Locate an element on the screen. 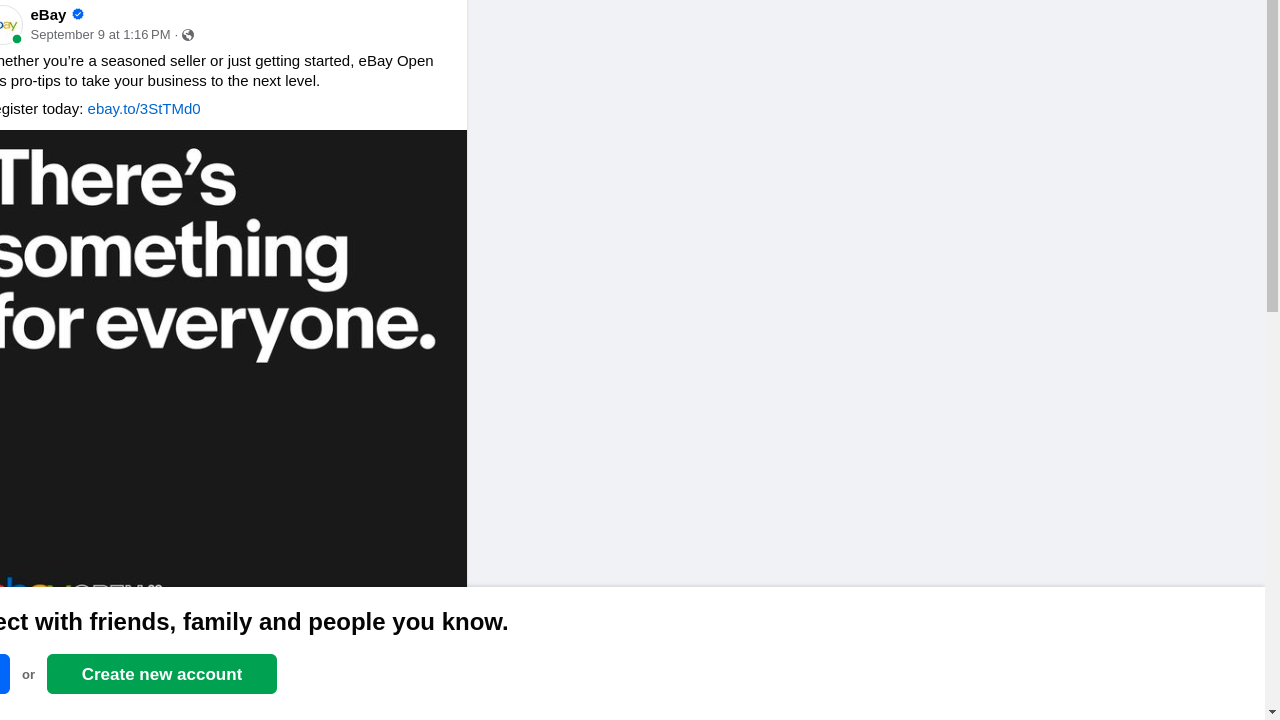 This screenshot has height=720, width=1280. 'ebay.to/3StTMd0' is located at coordinates (143, 108).